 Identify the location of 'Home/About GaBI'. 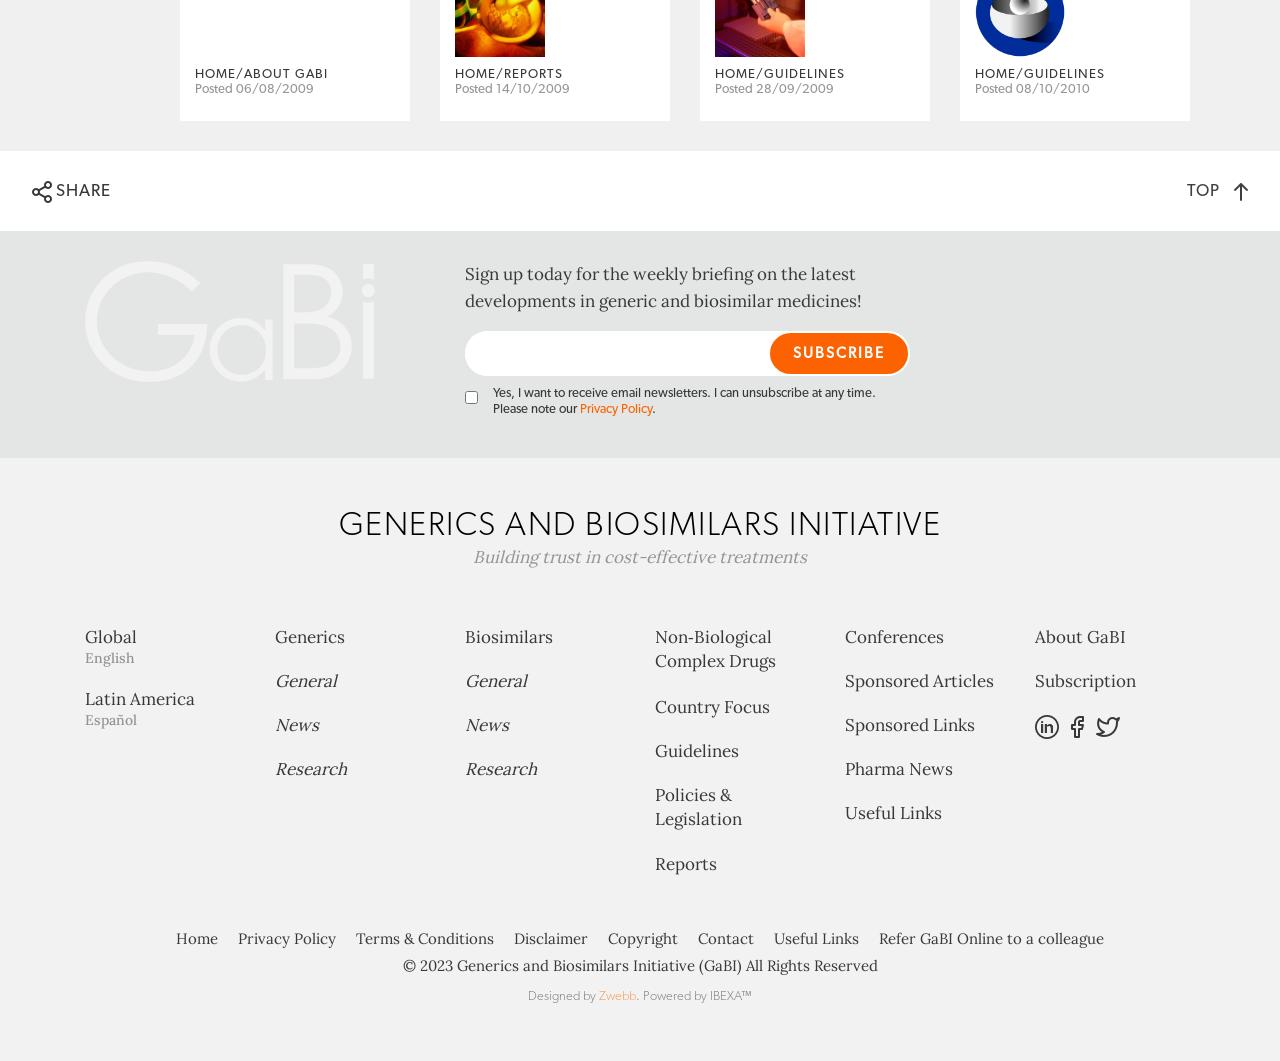
(260, 152).